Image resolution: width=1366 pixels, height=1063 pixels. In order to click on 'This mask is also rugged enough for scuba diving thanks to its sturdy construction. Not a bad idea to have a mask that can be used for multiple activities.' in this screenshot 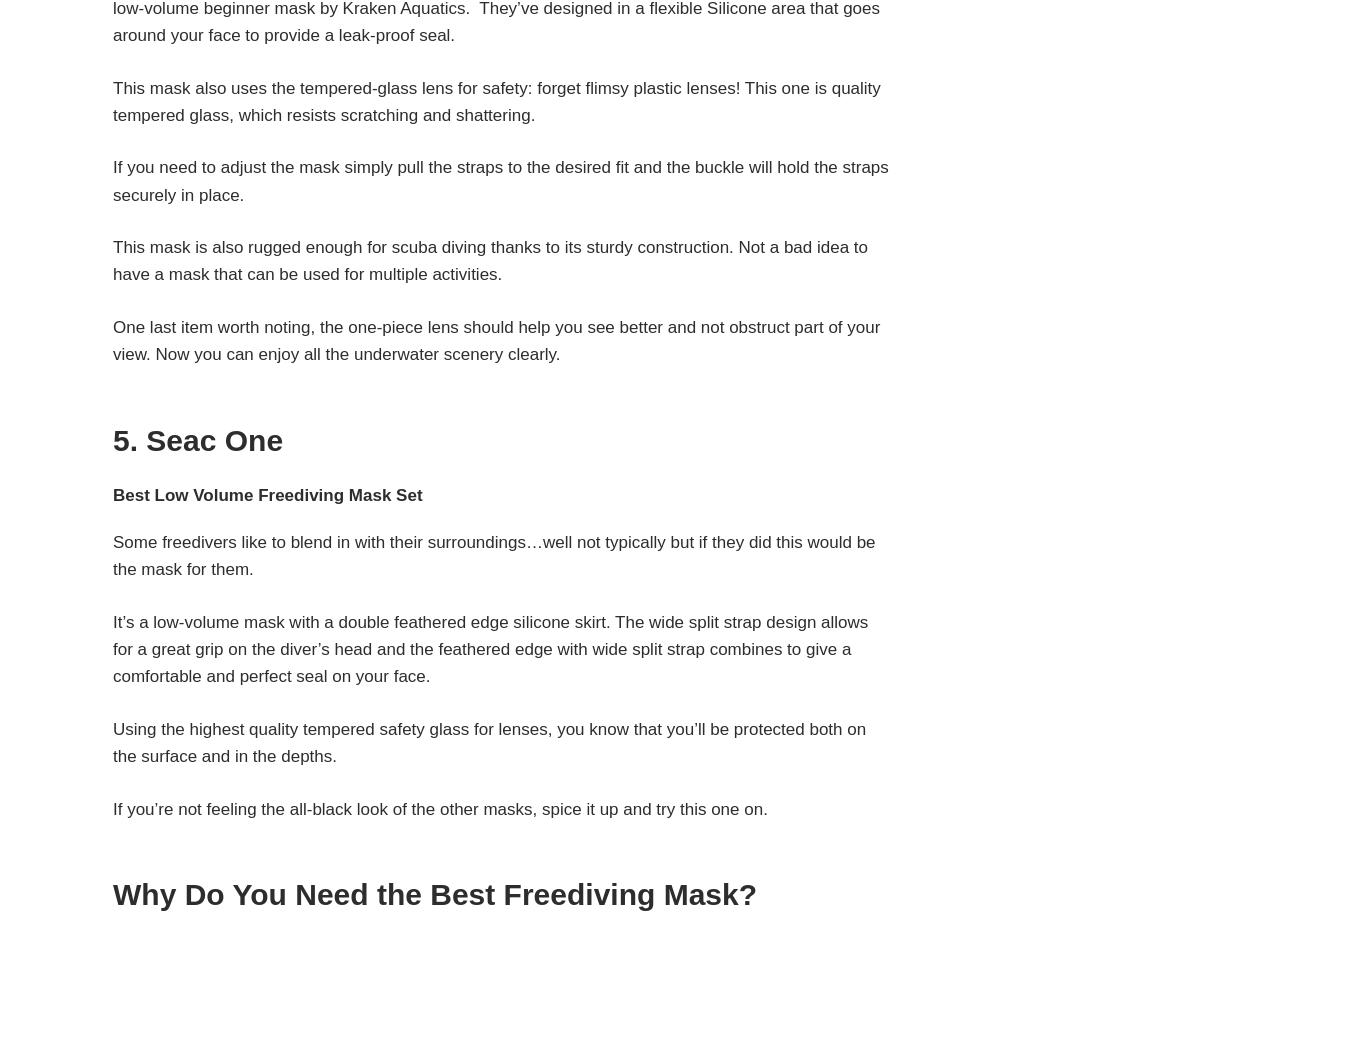, I will do `click(490, 260)`.